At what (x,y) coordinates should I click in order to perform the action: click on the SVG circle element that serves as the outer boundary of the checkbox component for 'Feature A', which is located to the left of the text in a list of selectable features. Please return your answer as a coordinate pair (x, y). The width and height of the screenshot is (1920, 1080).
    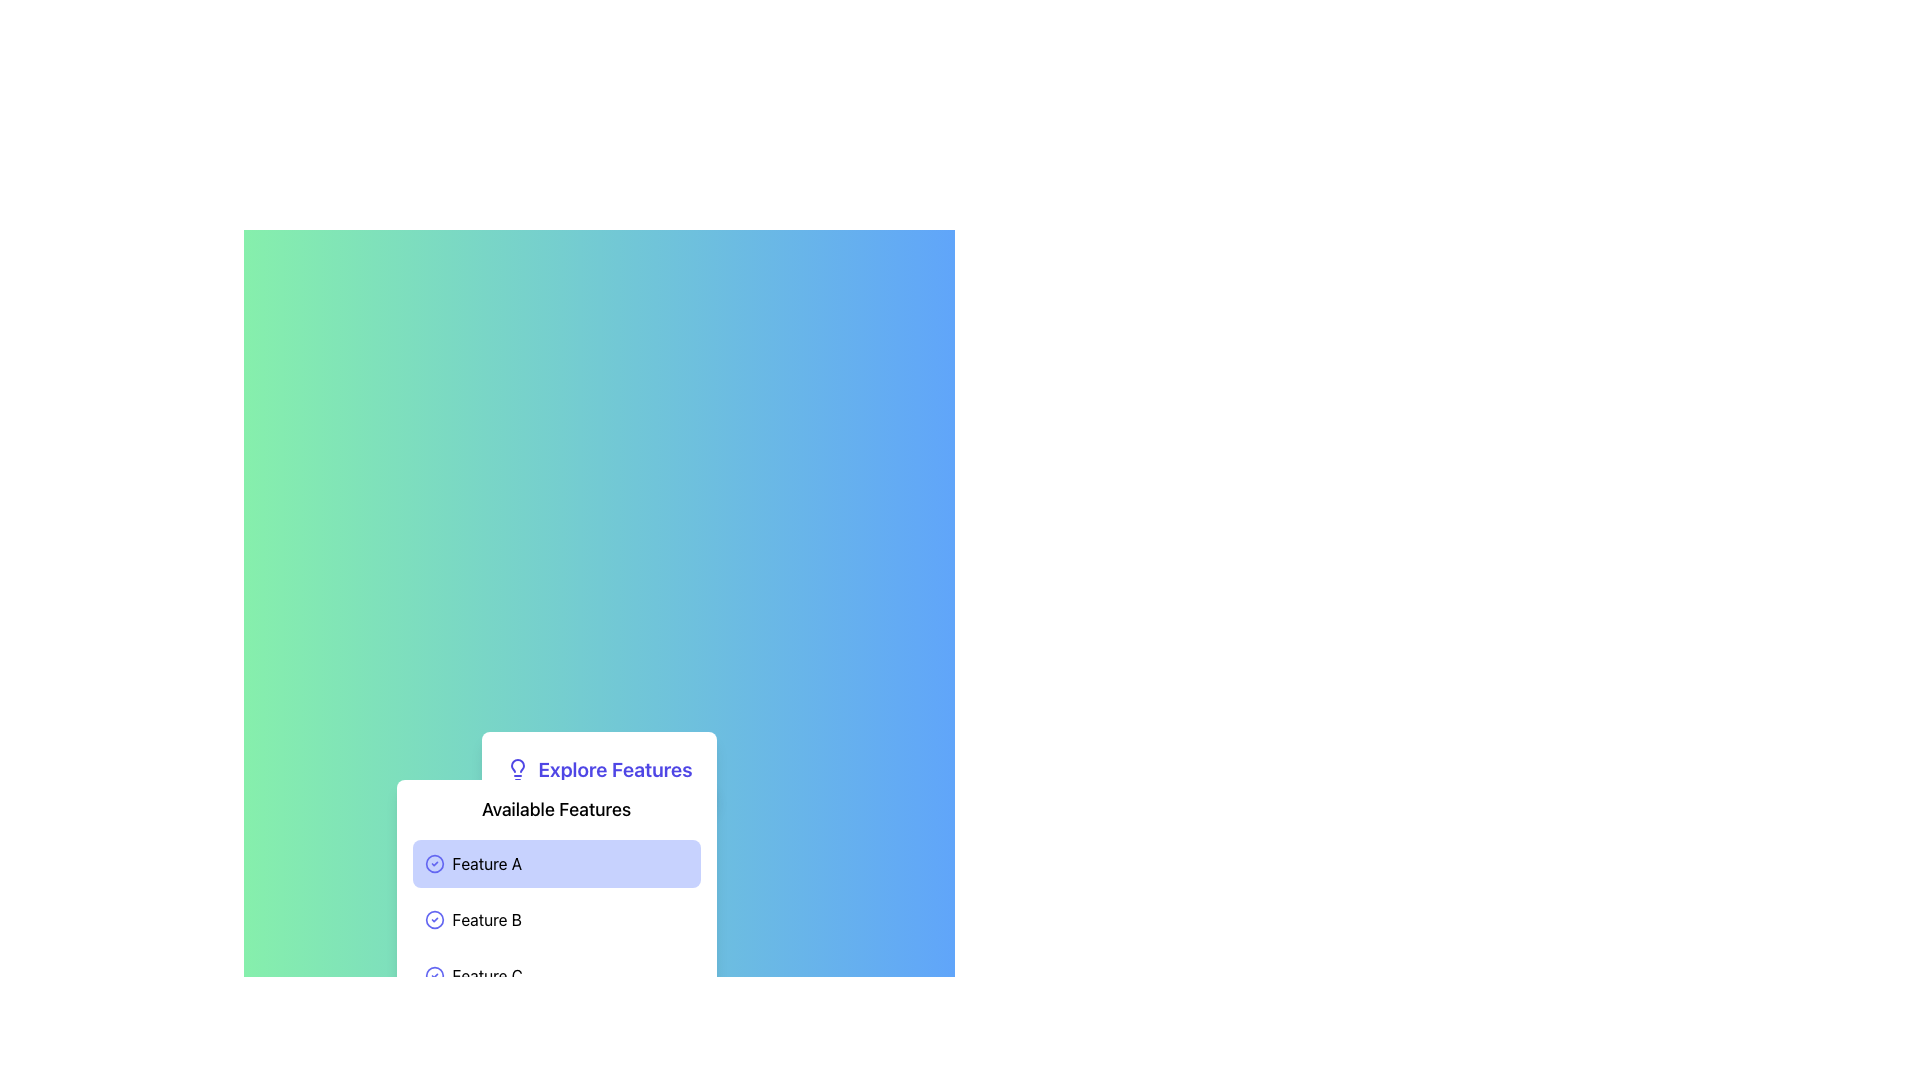
    Looking at the image, I should click on (433, 863).